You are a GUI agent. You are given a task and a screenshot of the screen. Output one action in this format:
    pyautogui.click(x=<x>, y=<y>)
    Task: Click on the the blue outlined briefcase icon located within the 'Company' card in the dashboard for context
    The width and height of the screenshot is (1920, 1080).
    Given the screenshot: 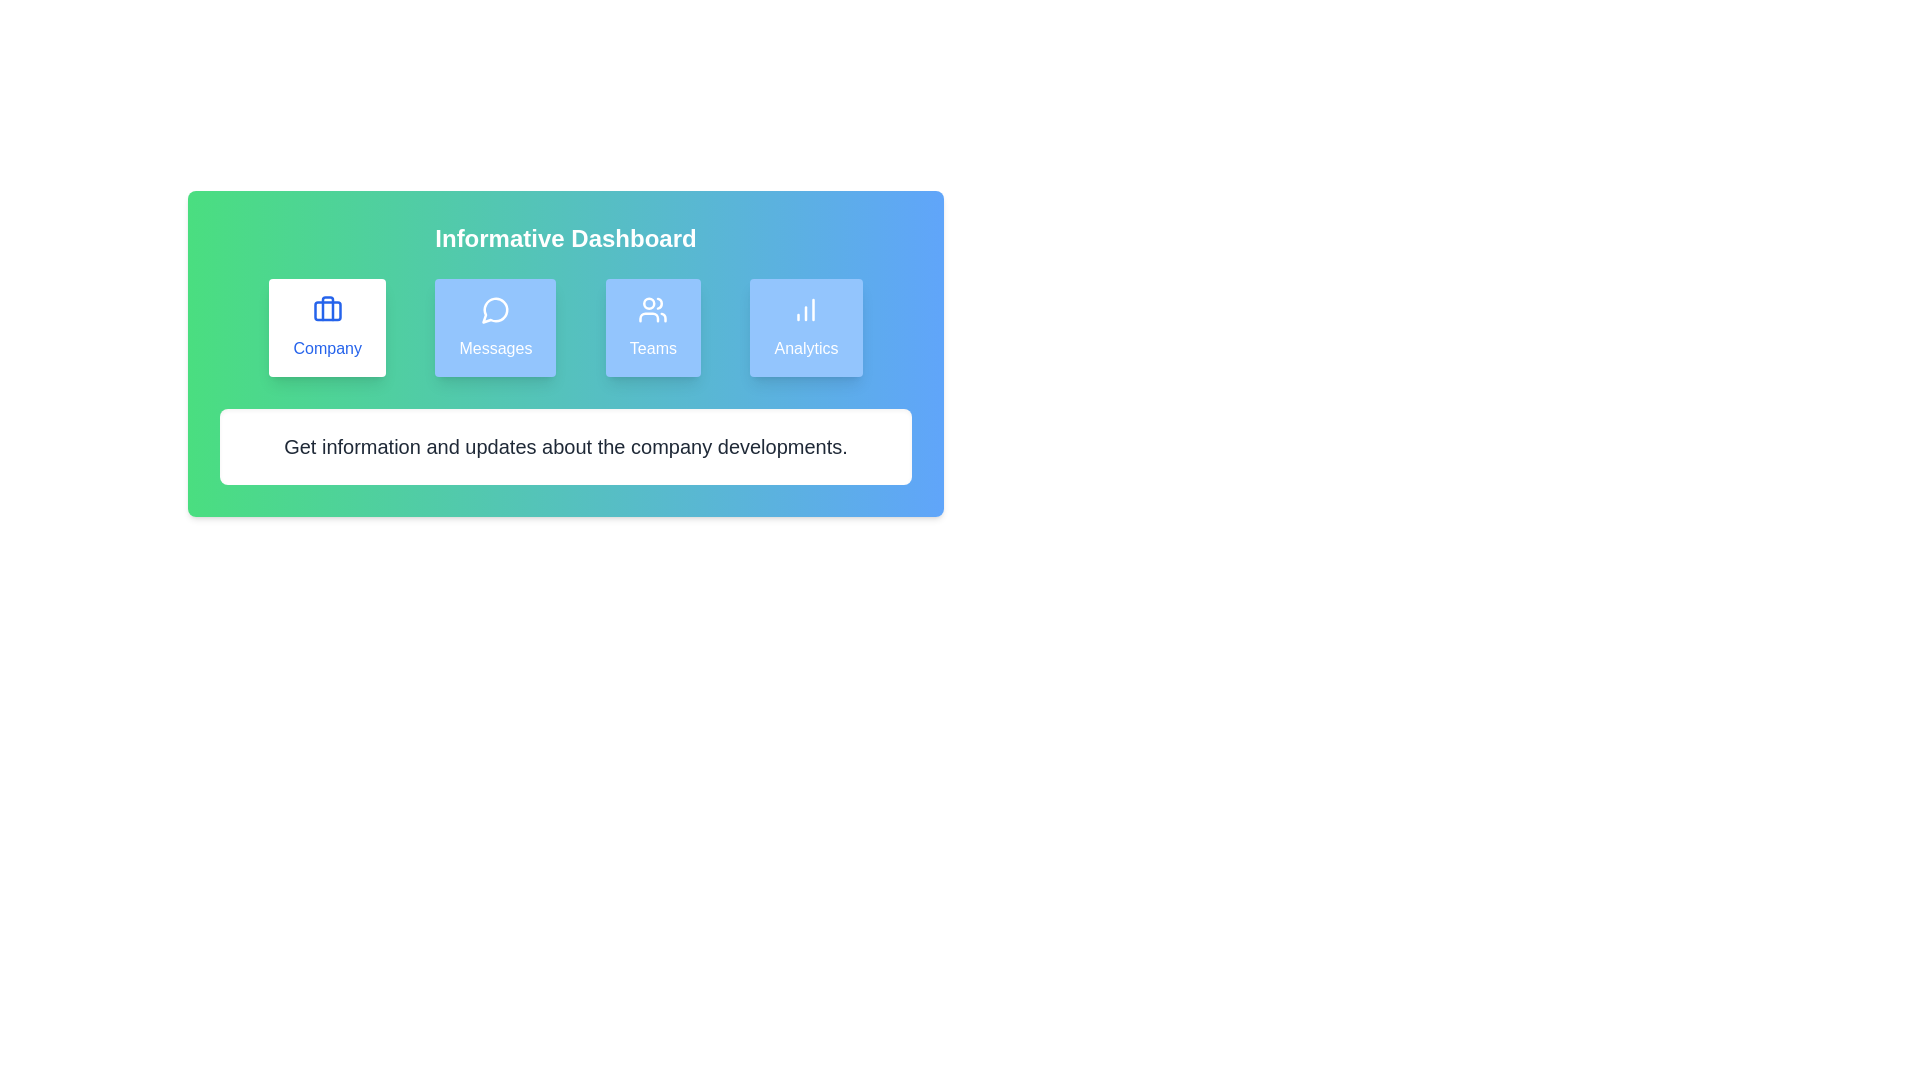 What is the action you would take?
    pyautogui.click(x=327, y=309)
    